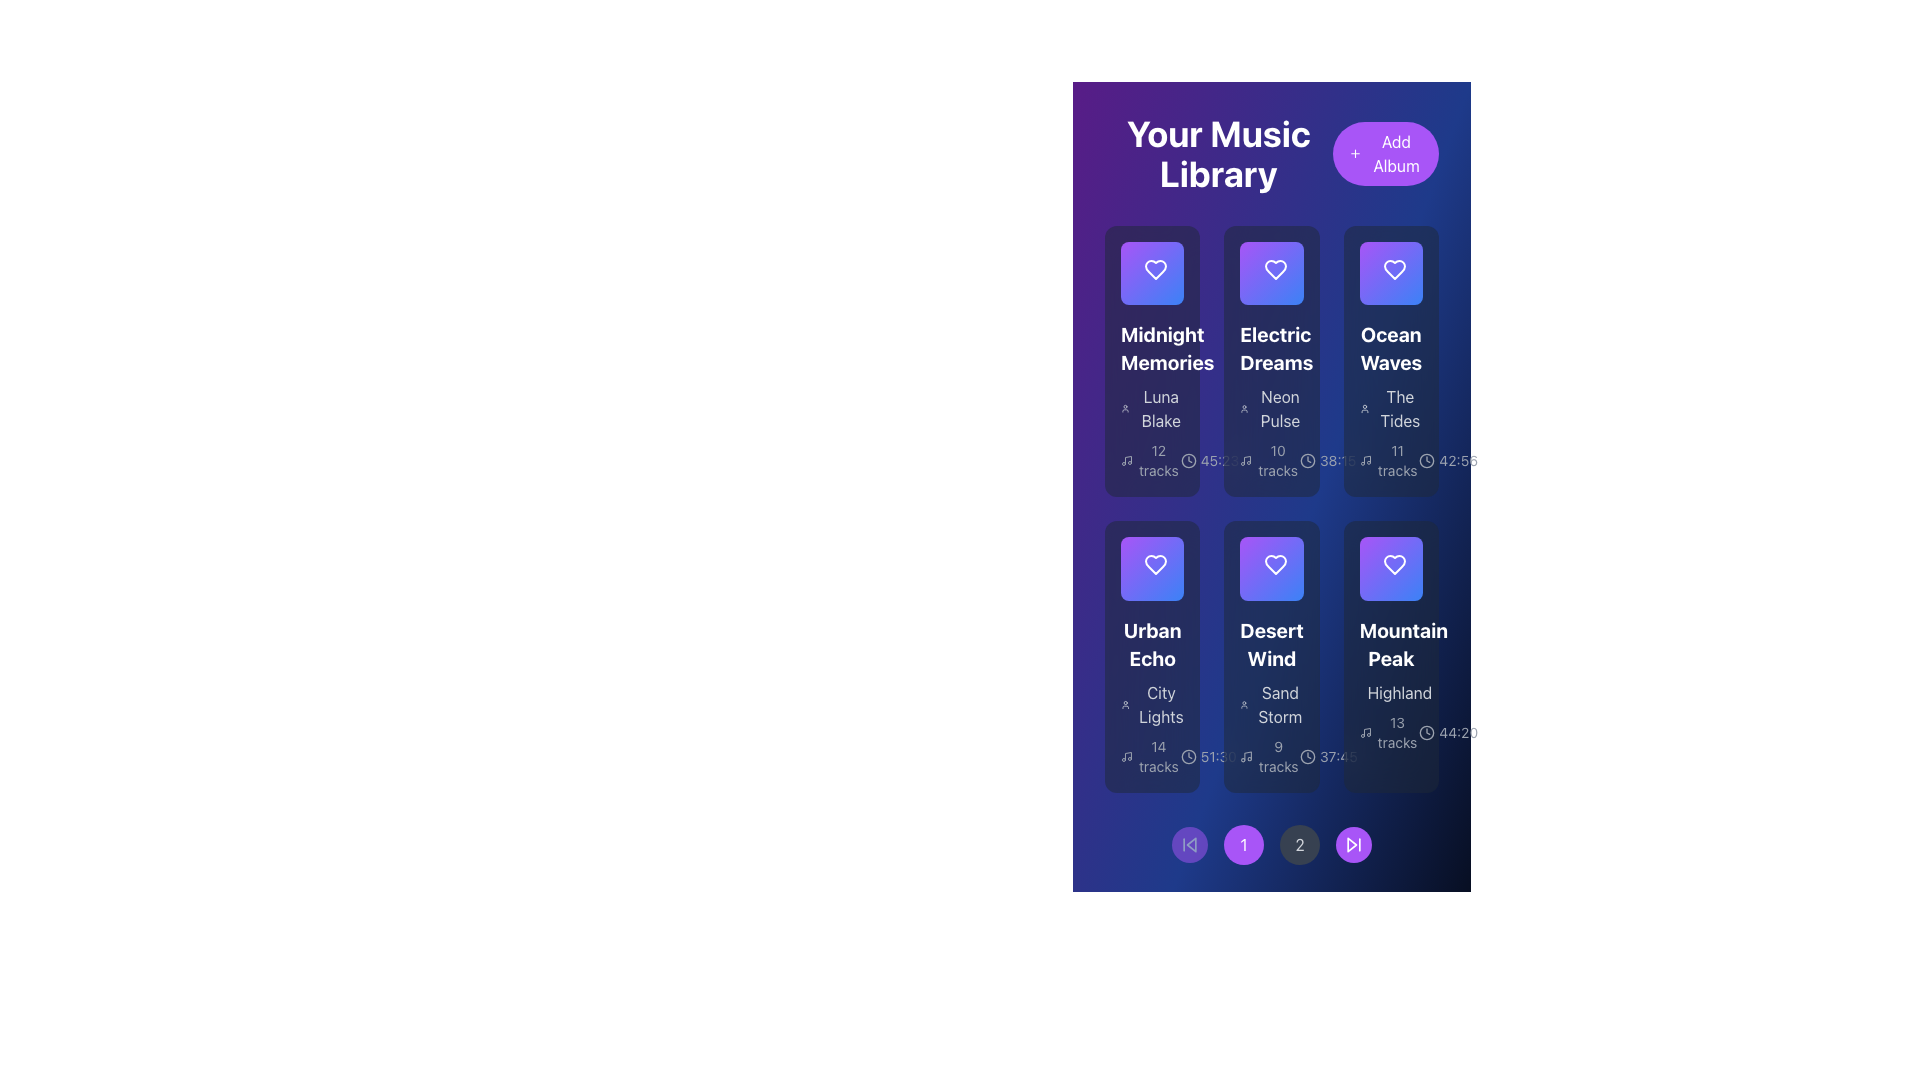  Describe the element at coordinates (1152, 408) in the screenshot. I see `text of the label displaying the author's or artist's name associated with the album 'Midnight Memories', located above the '12 tracks' detail in the first card on the top left quadrant of the grid layout` at that location.